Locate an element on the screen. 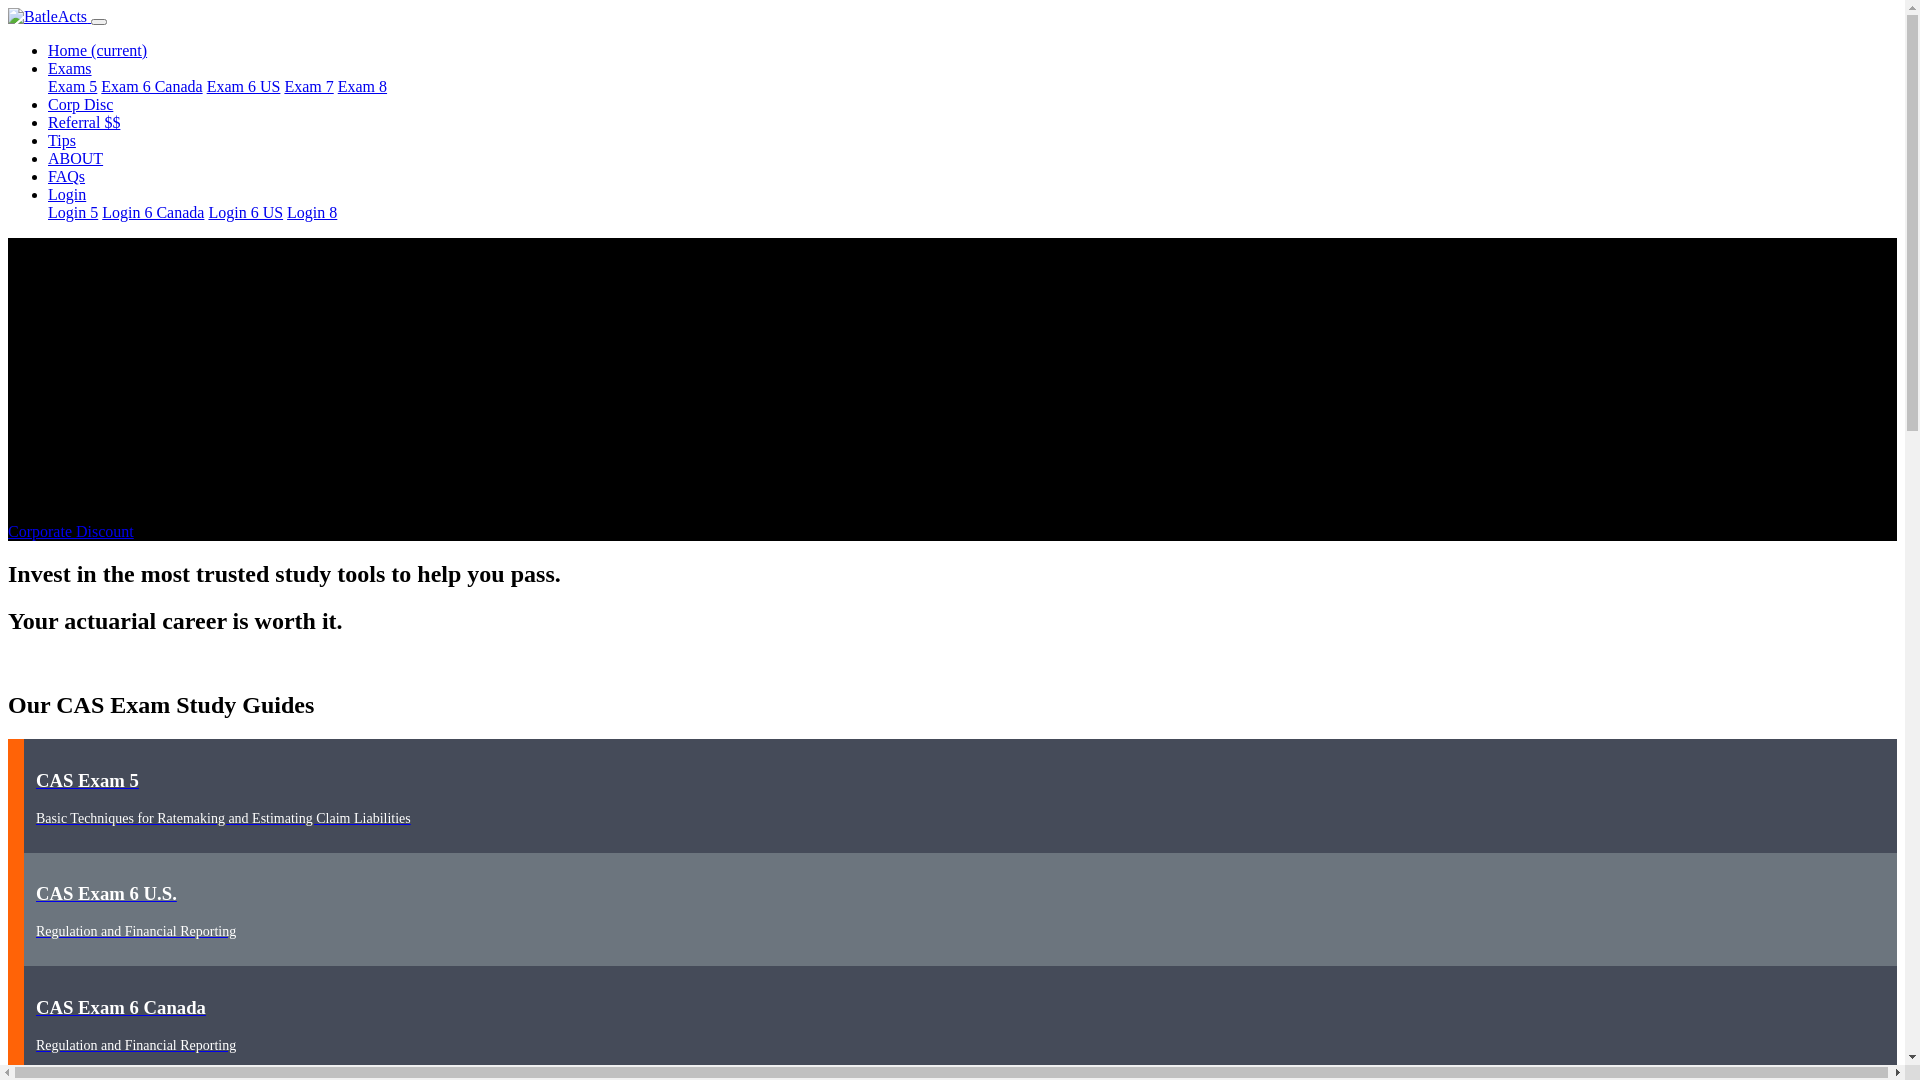  'Referral $$' is located at coordinates (82, 122).